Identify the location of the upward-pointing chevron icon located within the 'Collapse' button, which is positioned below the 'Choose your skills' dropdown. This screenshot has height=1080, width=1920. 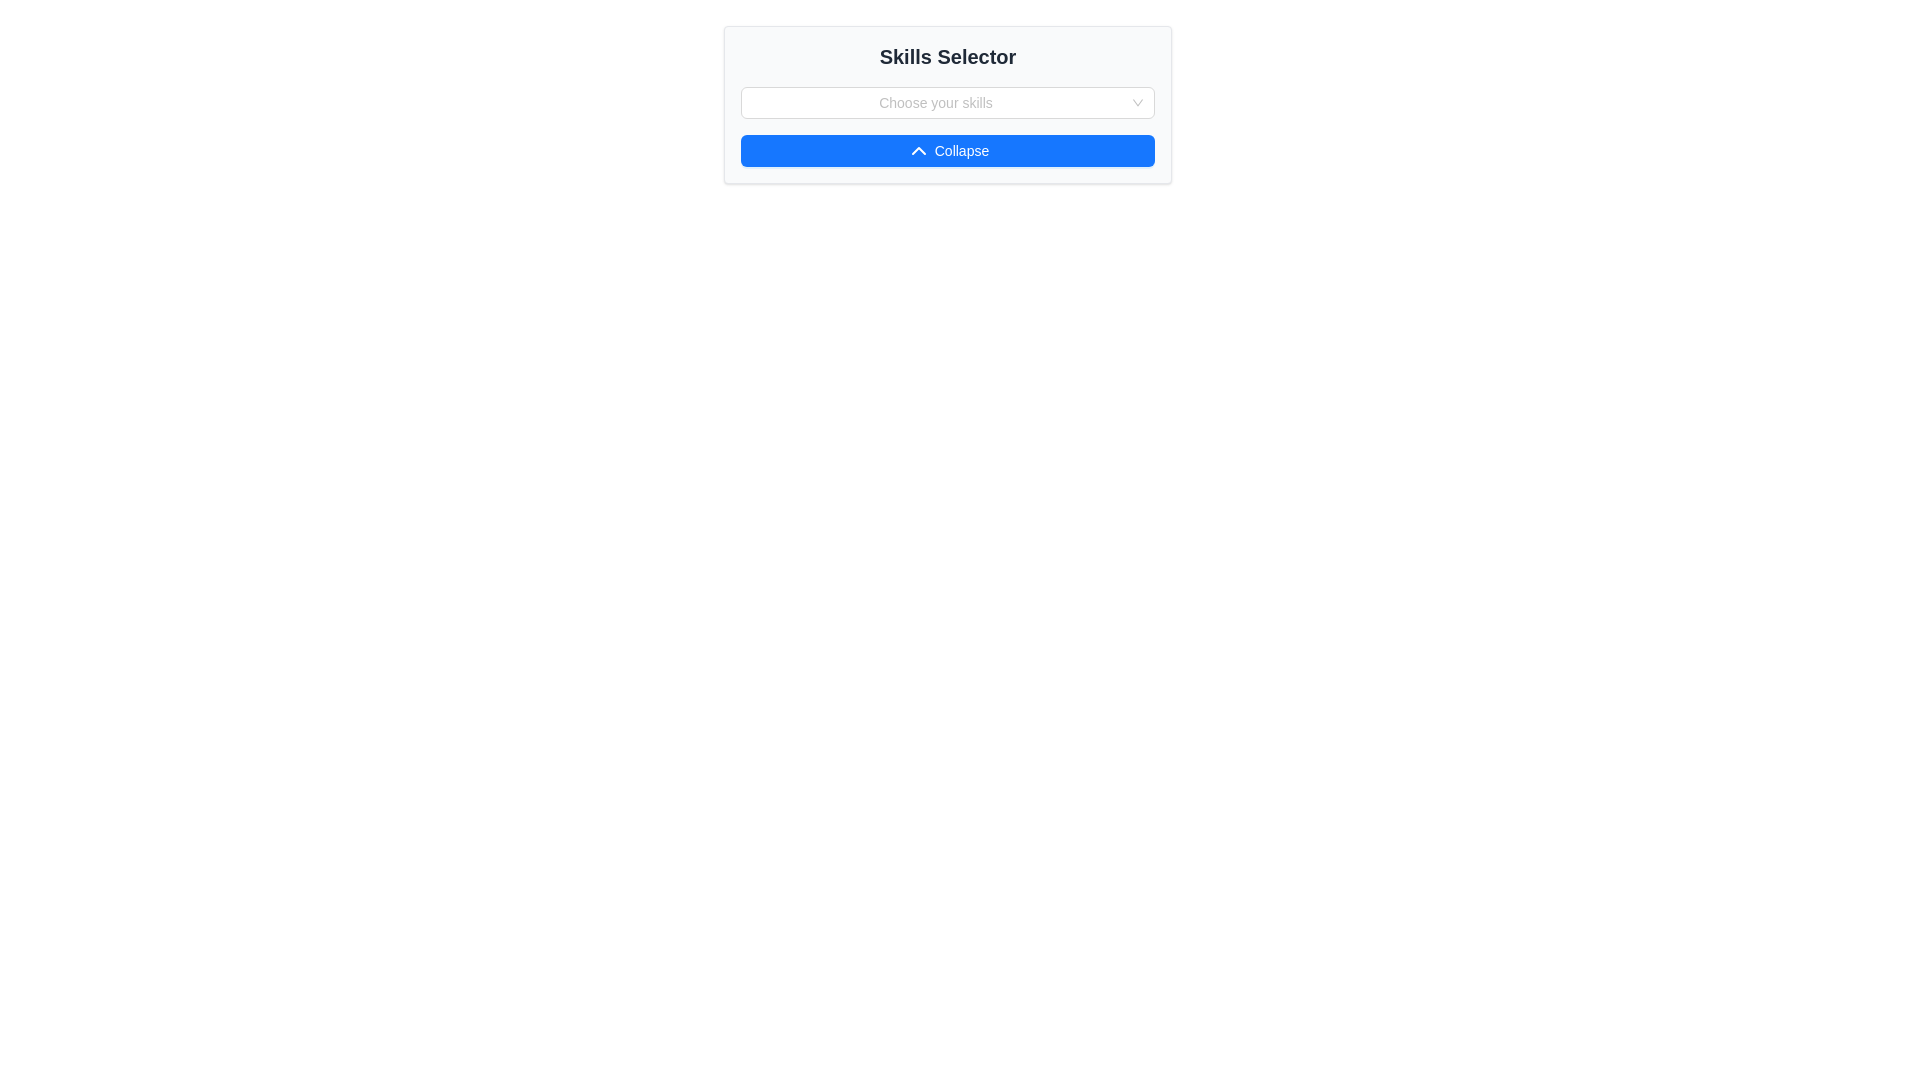
(917, 149).